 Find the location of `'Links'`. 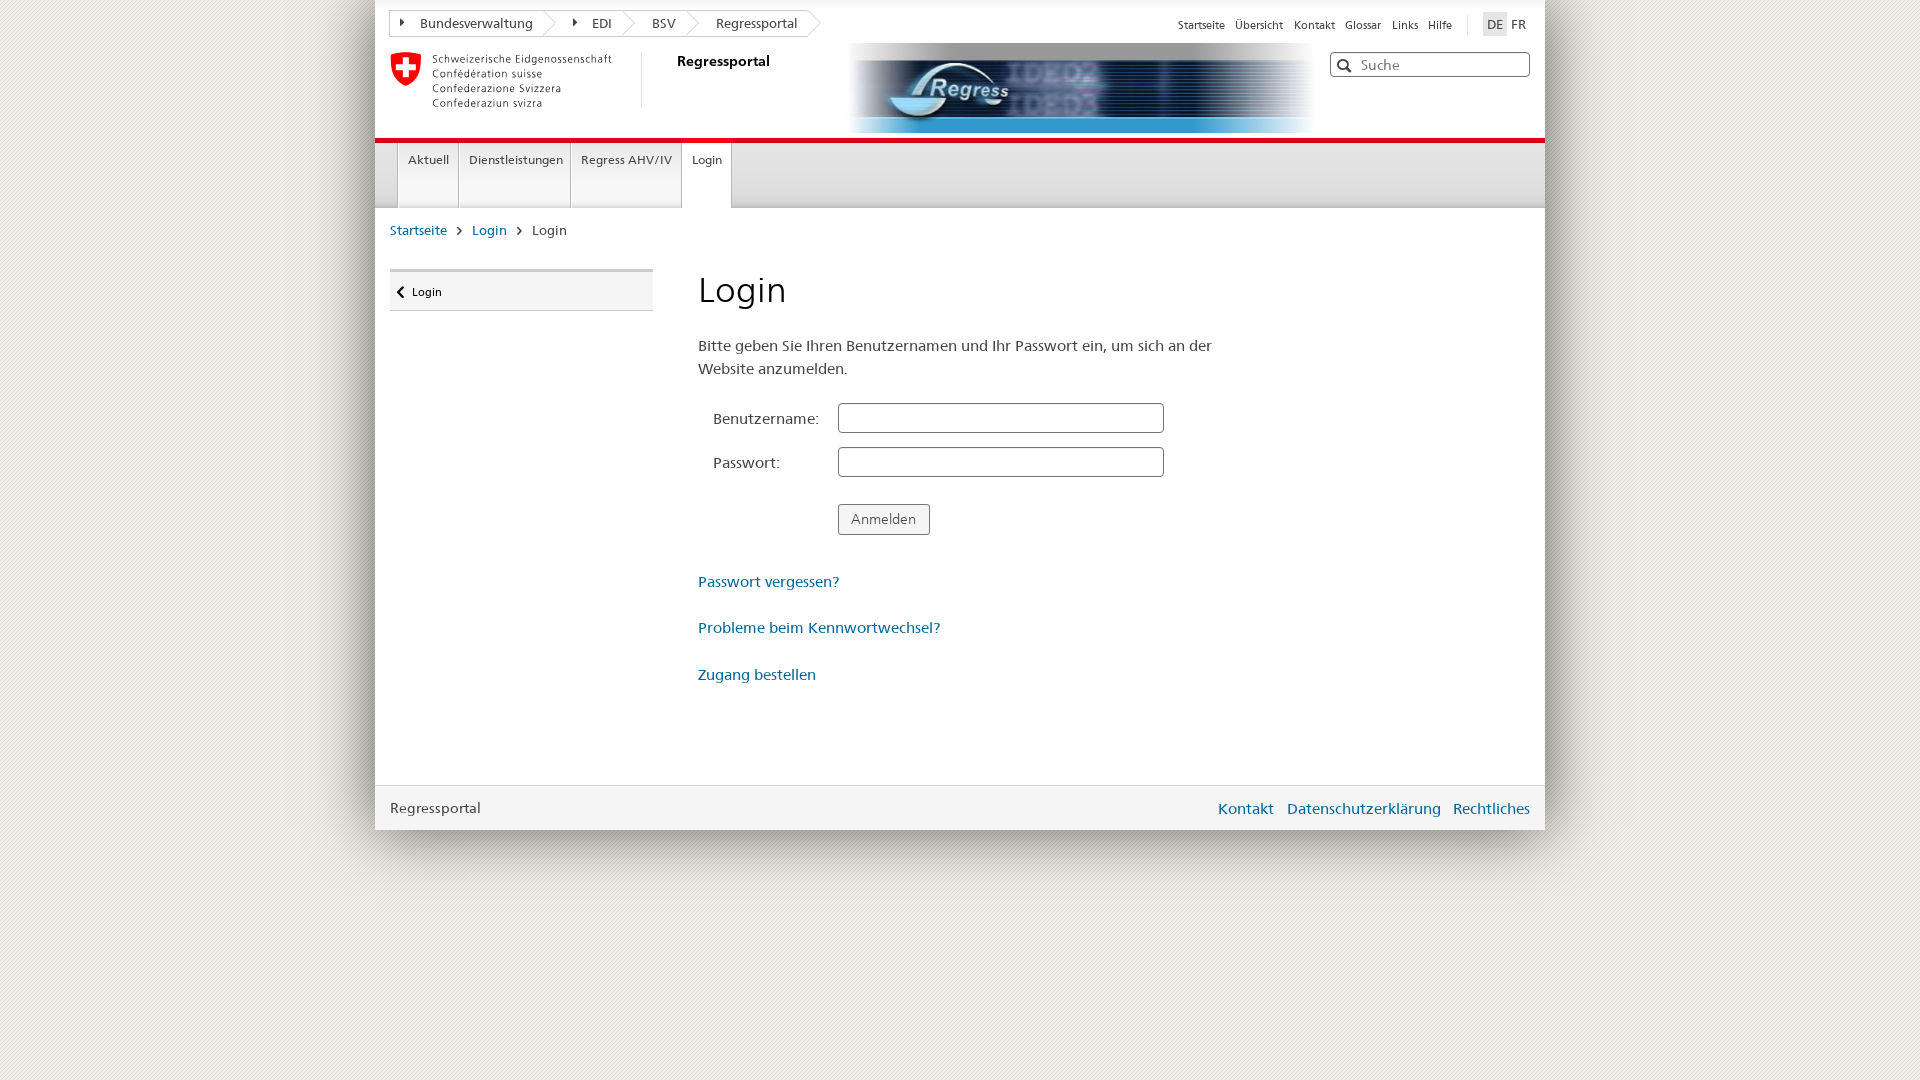

'Links' is located at coordinates (1391, 24).